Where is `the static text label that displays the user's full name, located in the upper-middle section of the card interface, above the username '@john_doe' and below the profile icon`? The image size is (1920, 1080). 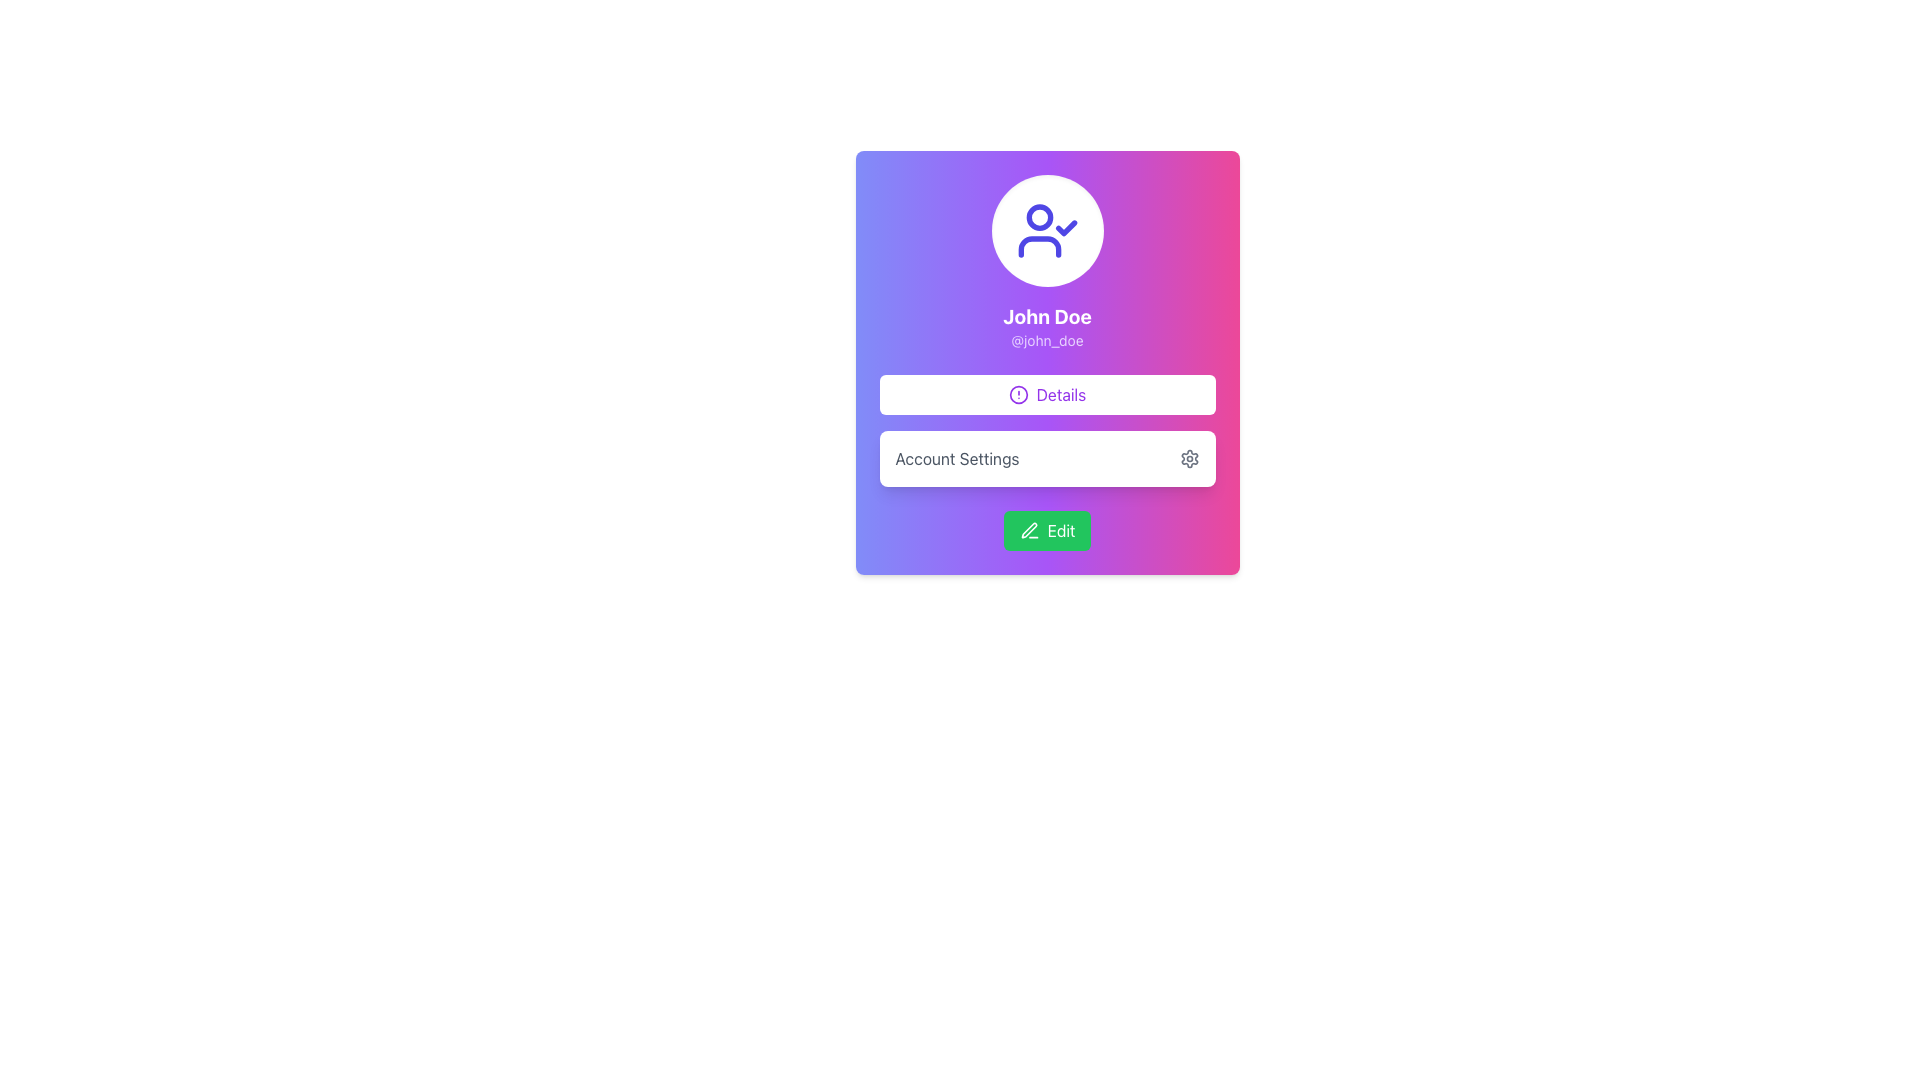 the static text label that displays the user's full name, located in the upper-middle section of the card interface, above the username '@john_doe' and below the profile icon is located at coordinates (1046, 315).